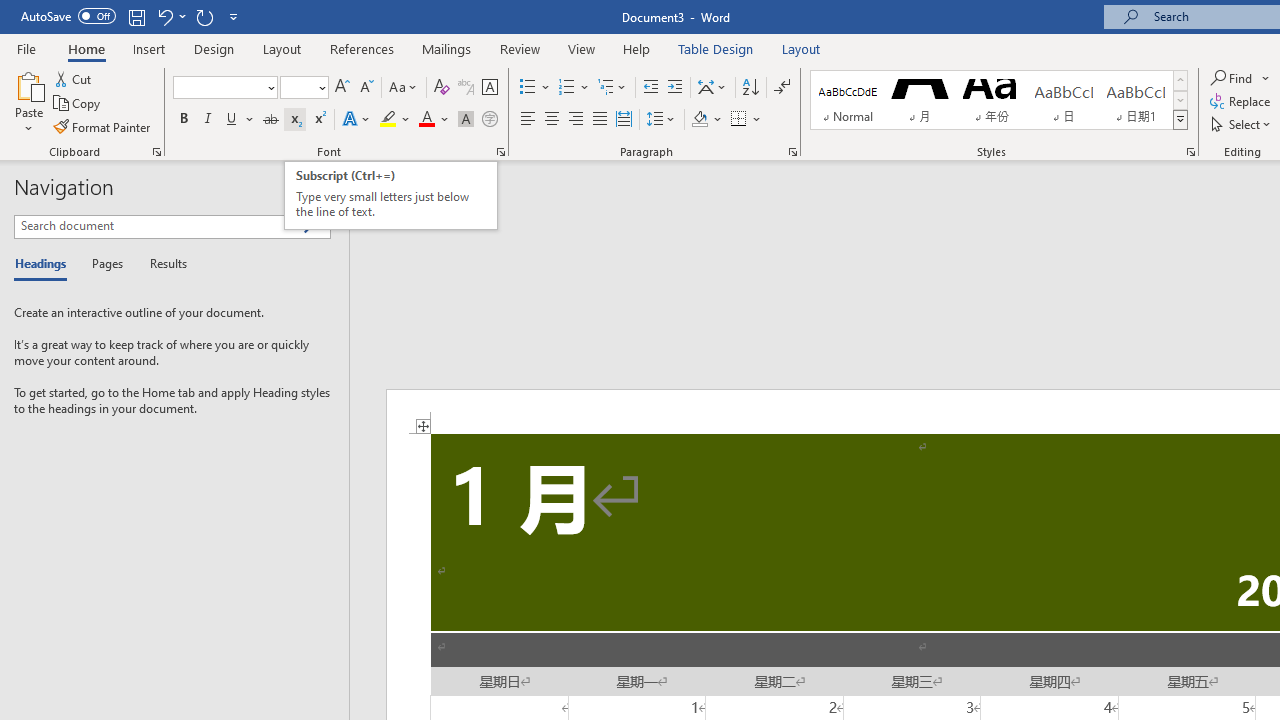 Image resolution: width=1280 pixels, height=720 pixels. I want to click on 'AutomationID: QuickStylesGallery', so click(999, 100).